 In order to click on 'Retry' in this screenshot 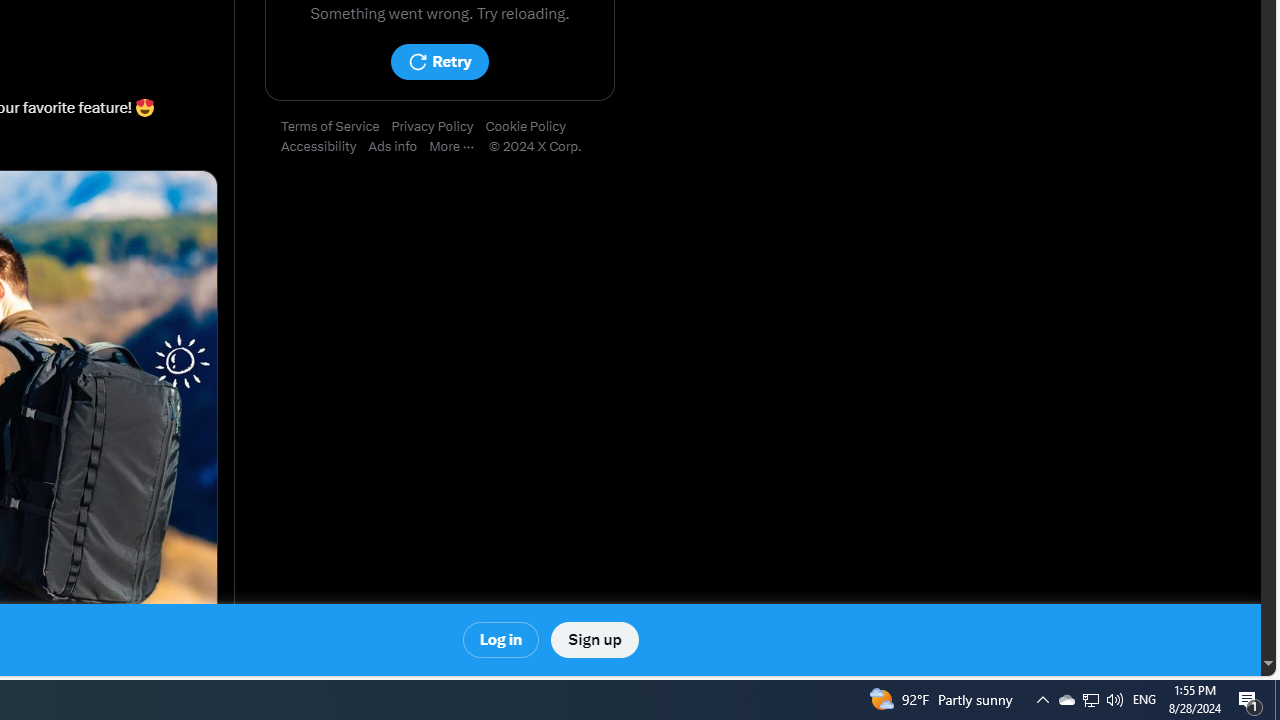, I will do `click(438, 61)`.